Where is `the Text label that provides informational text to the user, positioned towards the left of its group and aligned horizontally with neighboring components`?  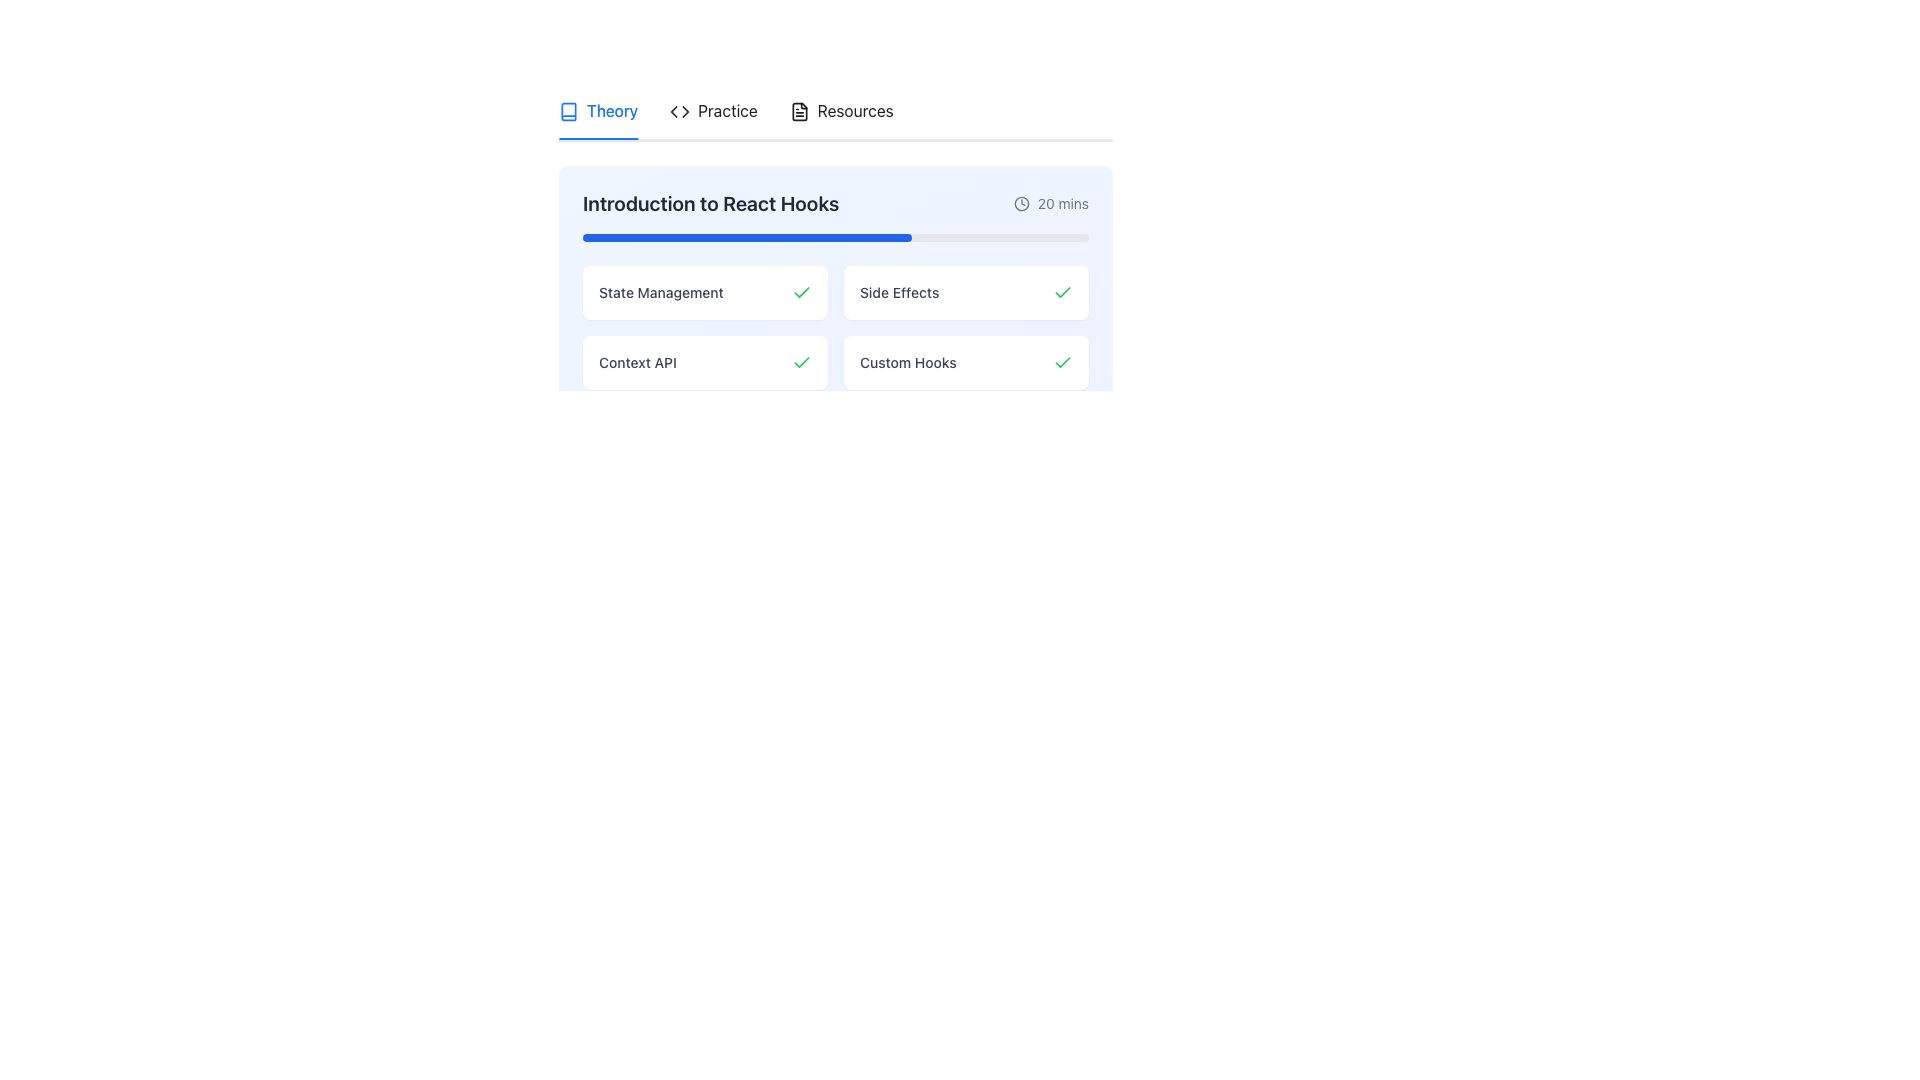 the Text label that provides informational text to the user, positioned towards the left of its group and aligned horizontally with neighboring components is located at coordinates (637, 363).